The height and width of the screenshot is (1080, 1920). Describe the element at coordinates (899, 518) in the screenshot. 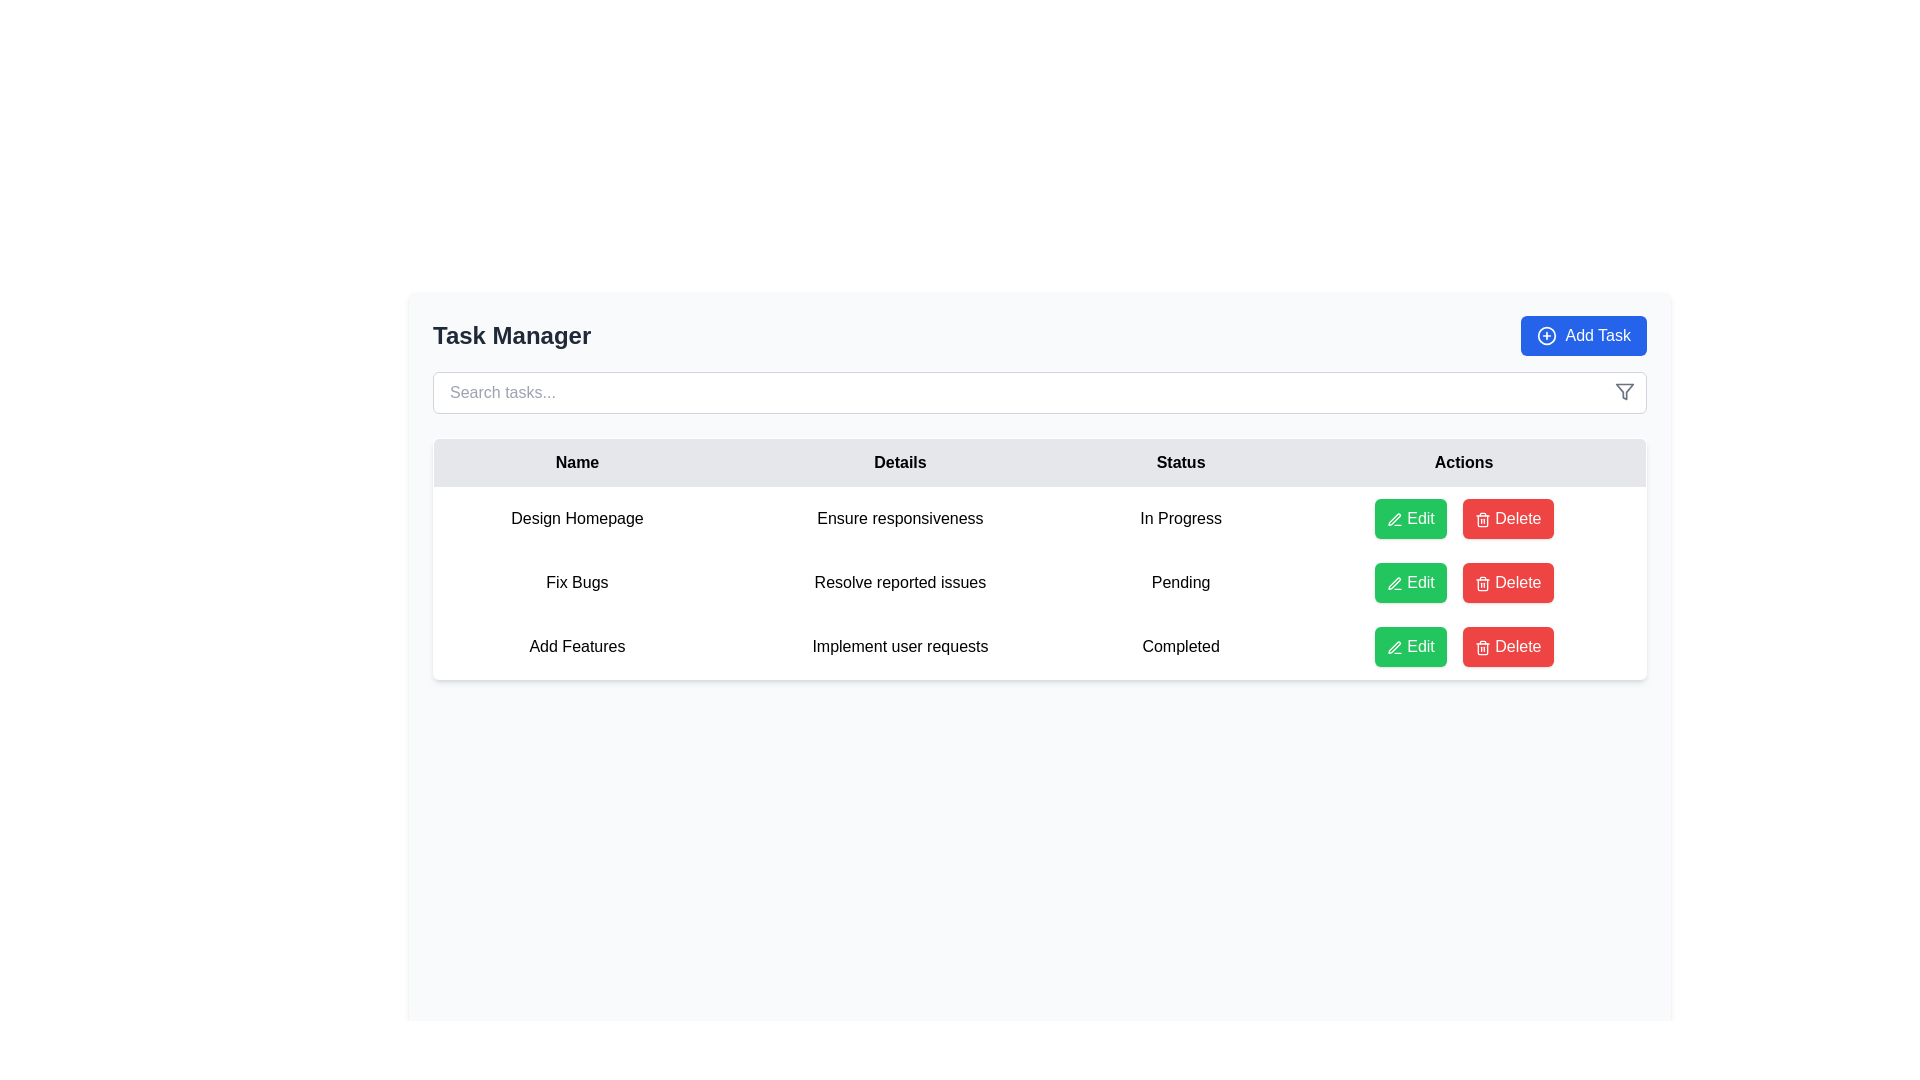

I see `the table cell displaying the phrase 'Ensure responsiveness', which is the second column in the 'Details' category of the first row in the table, positioned between 'Design Homepage' and 'In Progress'` at that location.